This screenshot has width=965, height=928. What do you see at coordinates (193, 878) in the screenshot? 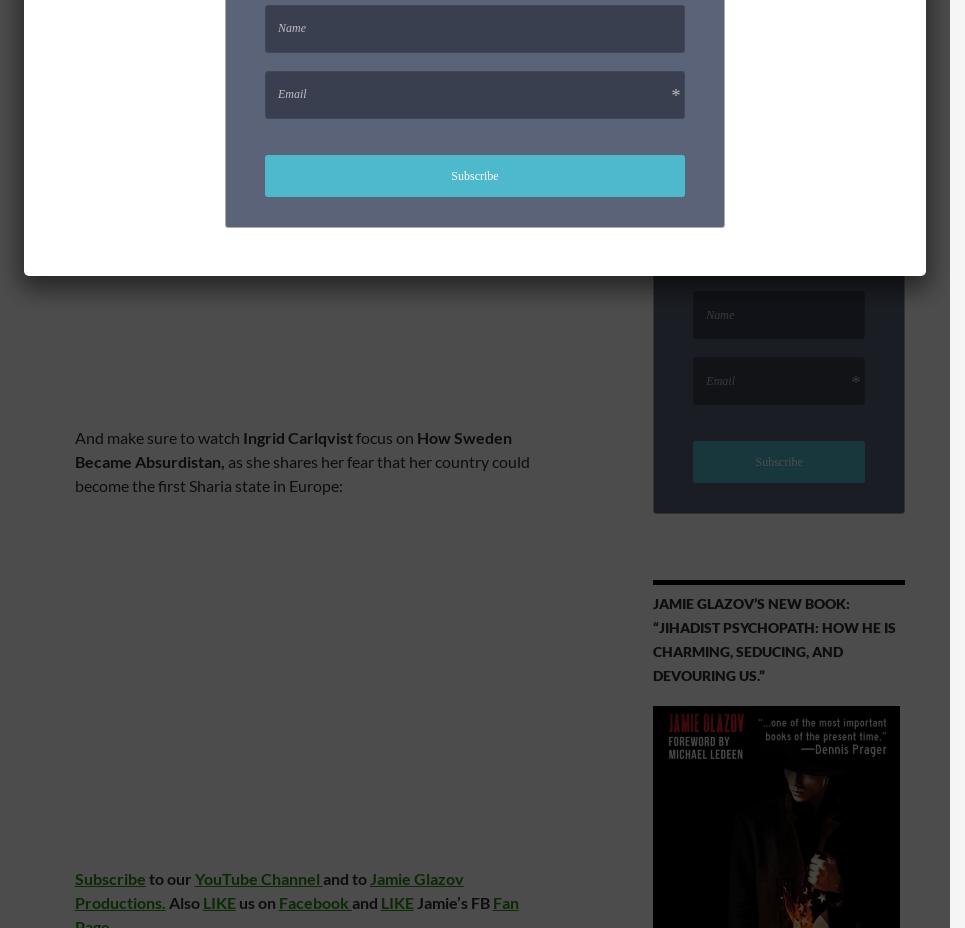
I see `'YouTube Channel'` at bounding box center [193, 878].